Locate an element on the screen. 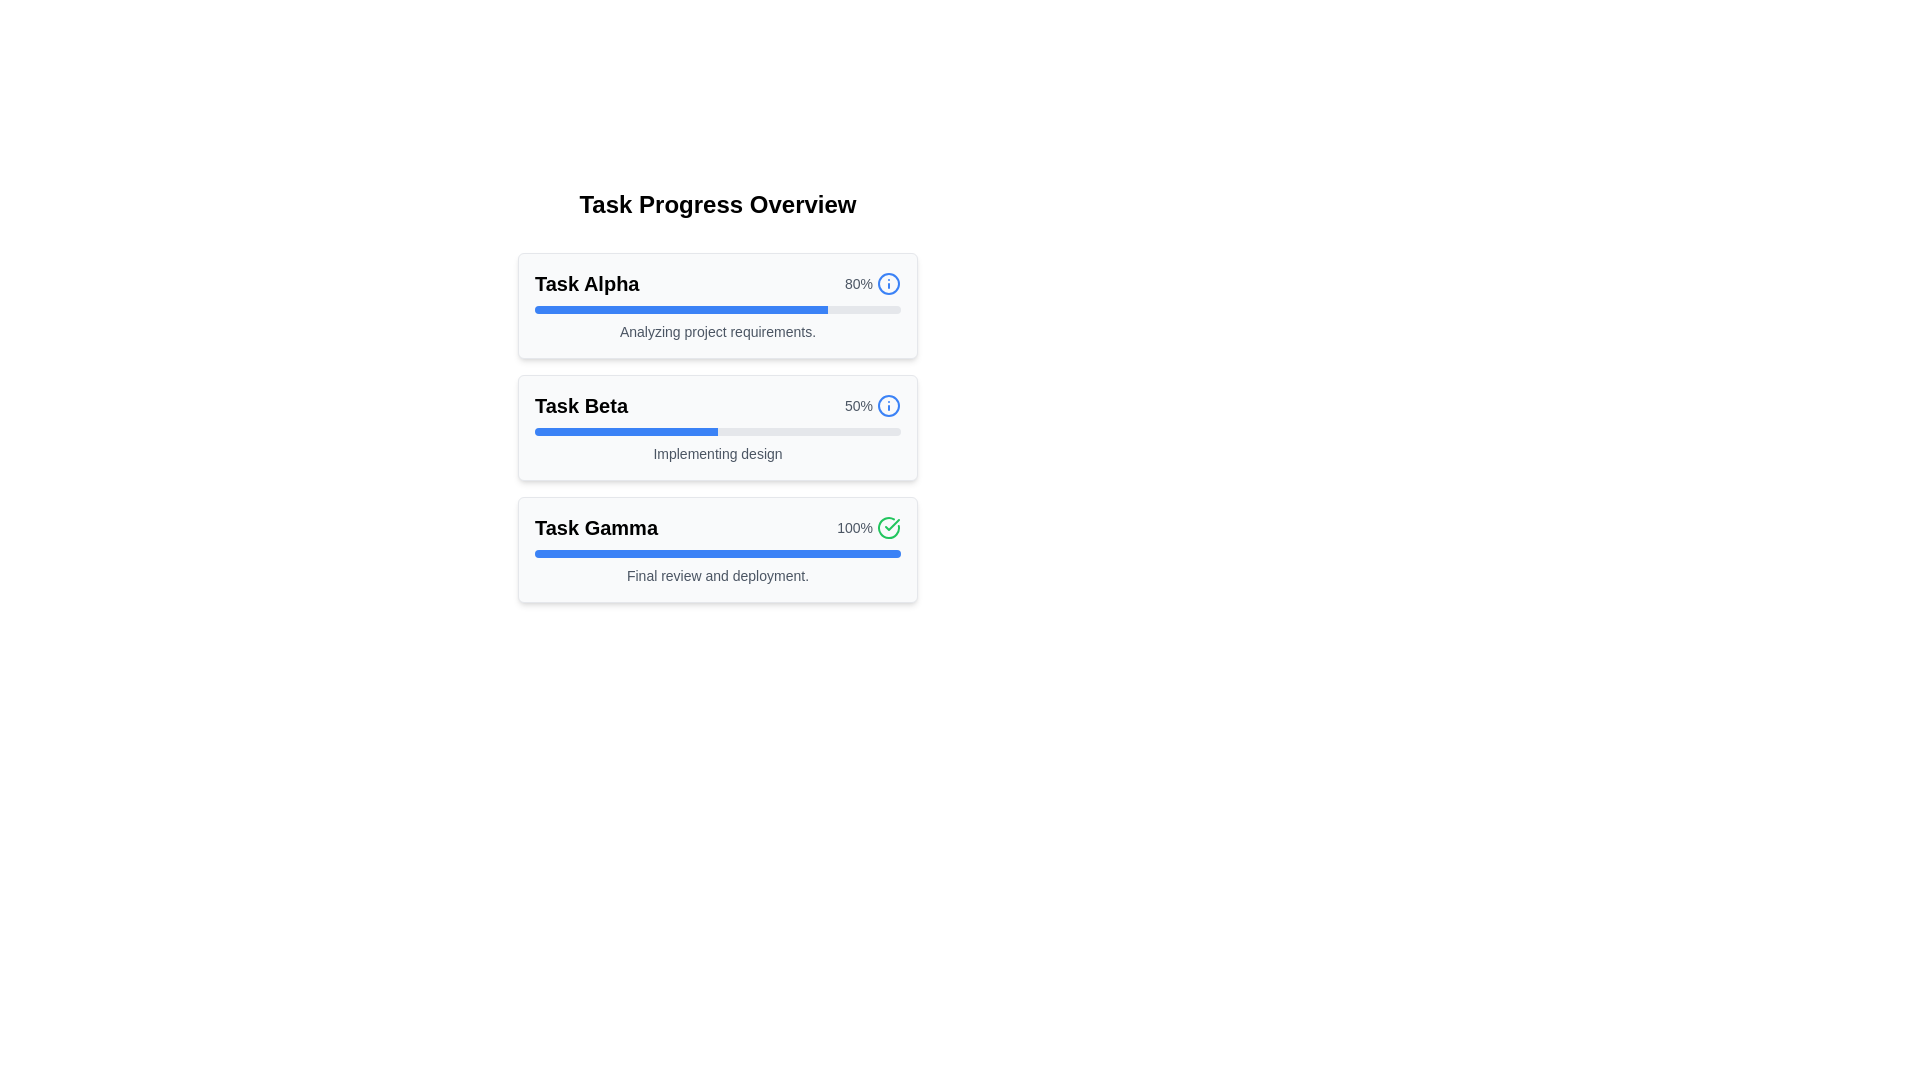 Image resolution: width=1920 pixels, height=1080 pixels. the progress bar element located within the 'Task Alpha' card, which has a grey background and a blue filled portion indicating progress is located at coordinates (718, 309).